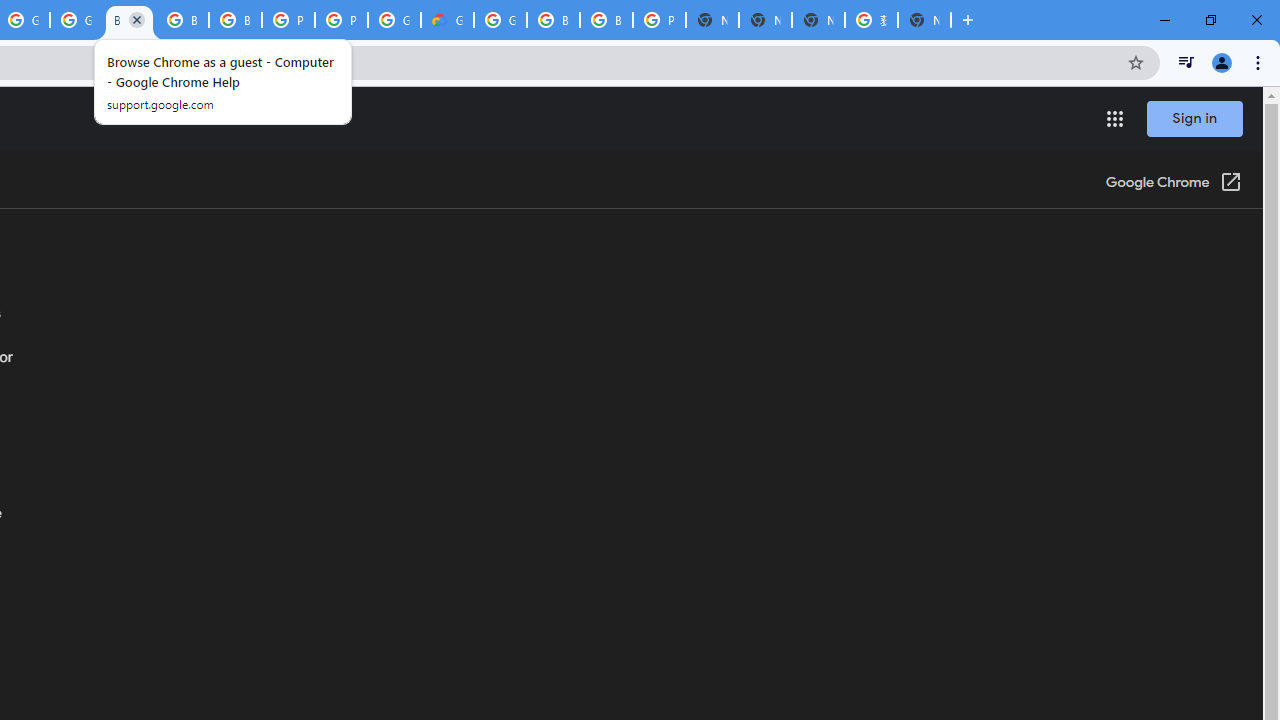 The image size is (1280, 720). I want to click on 'Browse Chrome as a guest - Computer - Google Chrome Help', so click(128, 20).